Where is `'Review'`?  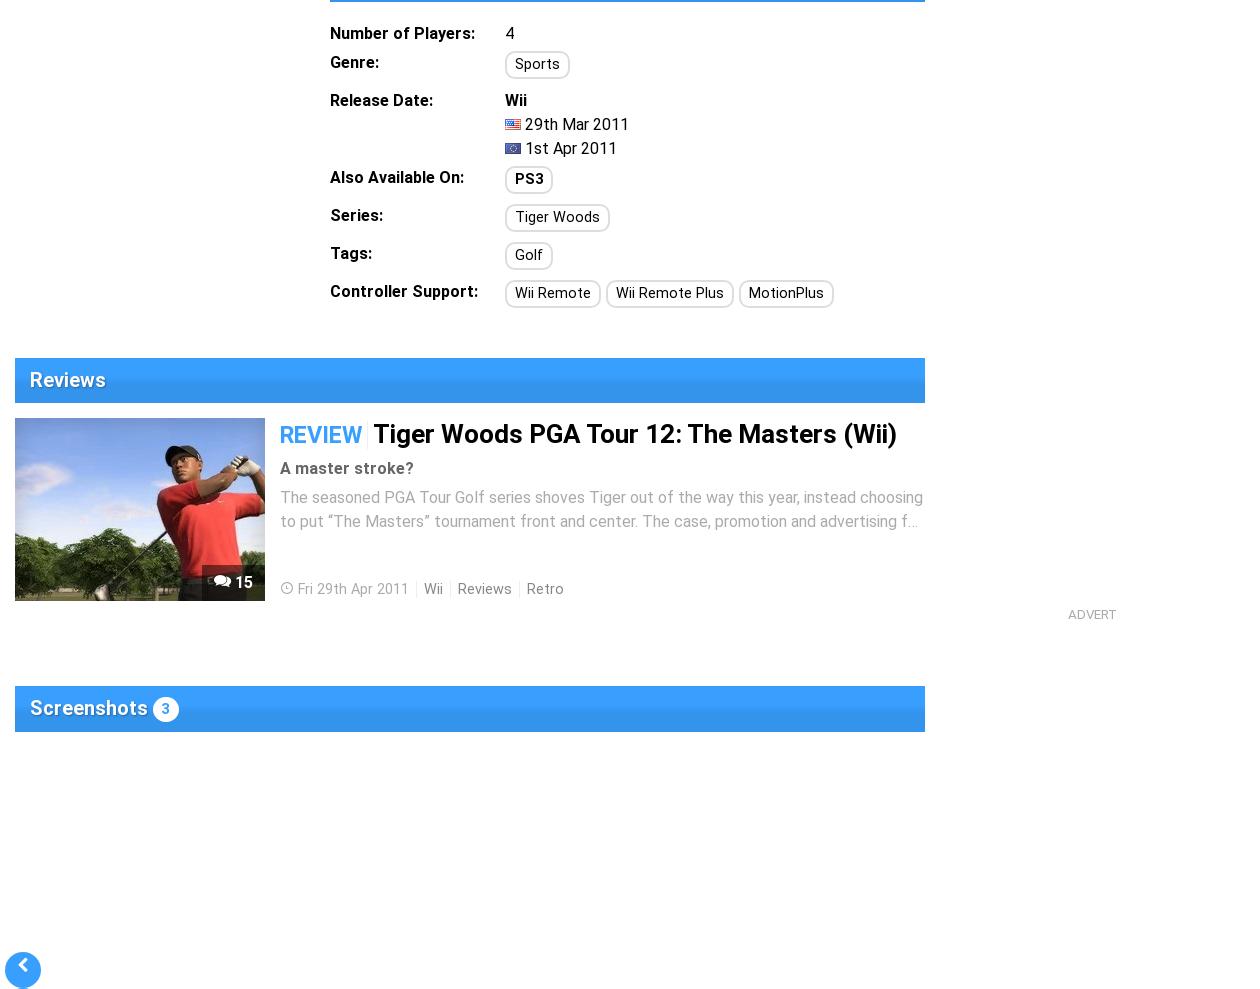 'Review' is located at coordinates (321, 434).